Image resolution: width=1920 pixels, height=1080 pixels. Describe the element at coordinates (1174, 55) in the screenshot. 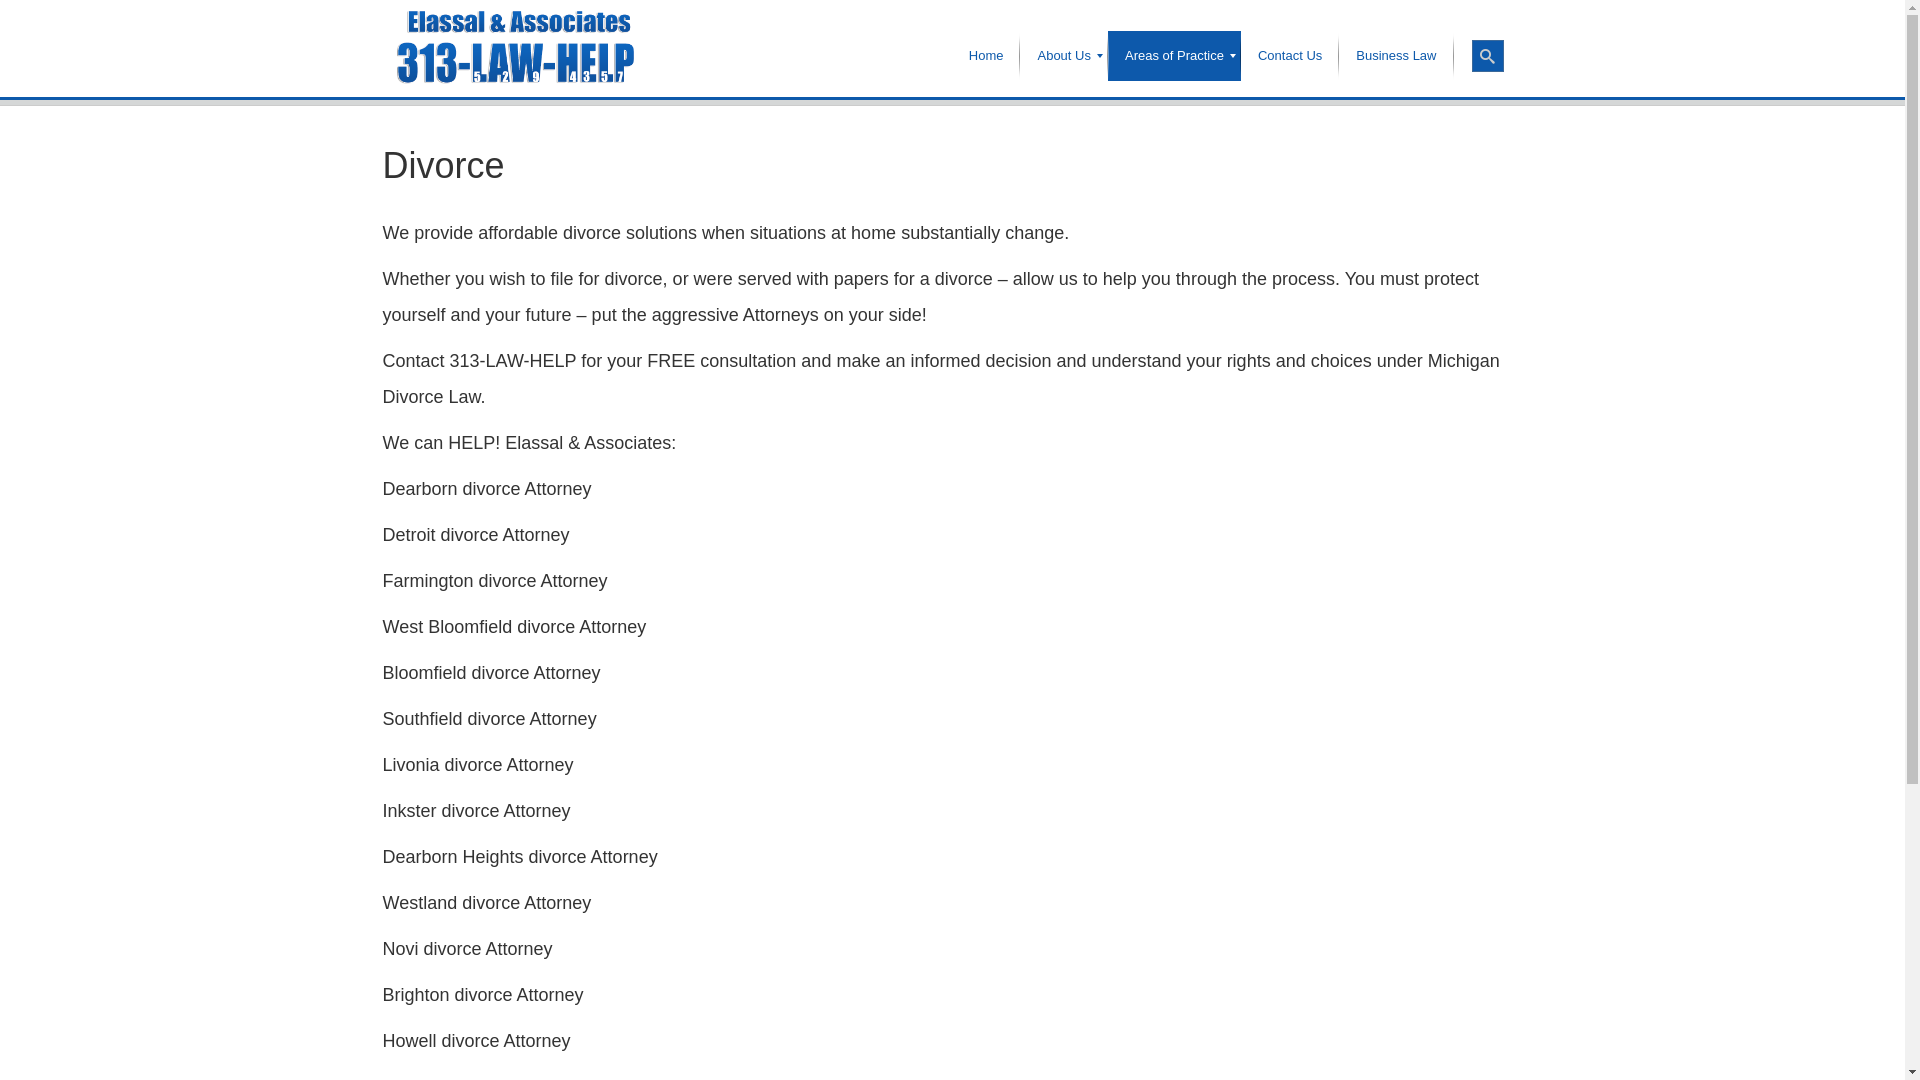

I see `'Areas of Practice'` at that location.